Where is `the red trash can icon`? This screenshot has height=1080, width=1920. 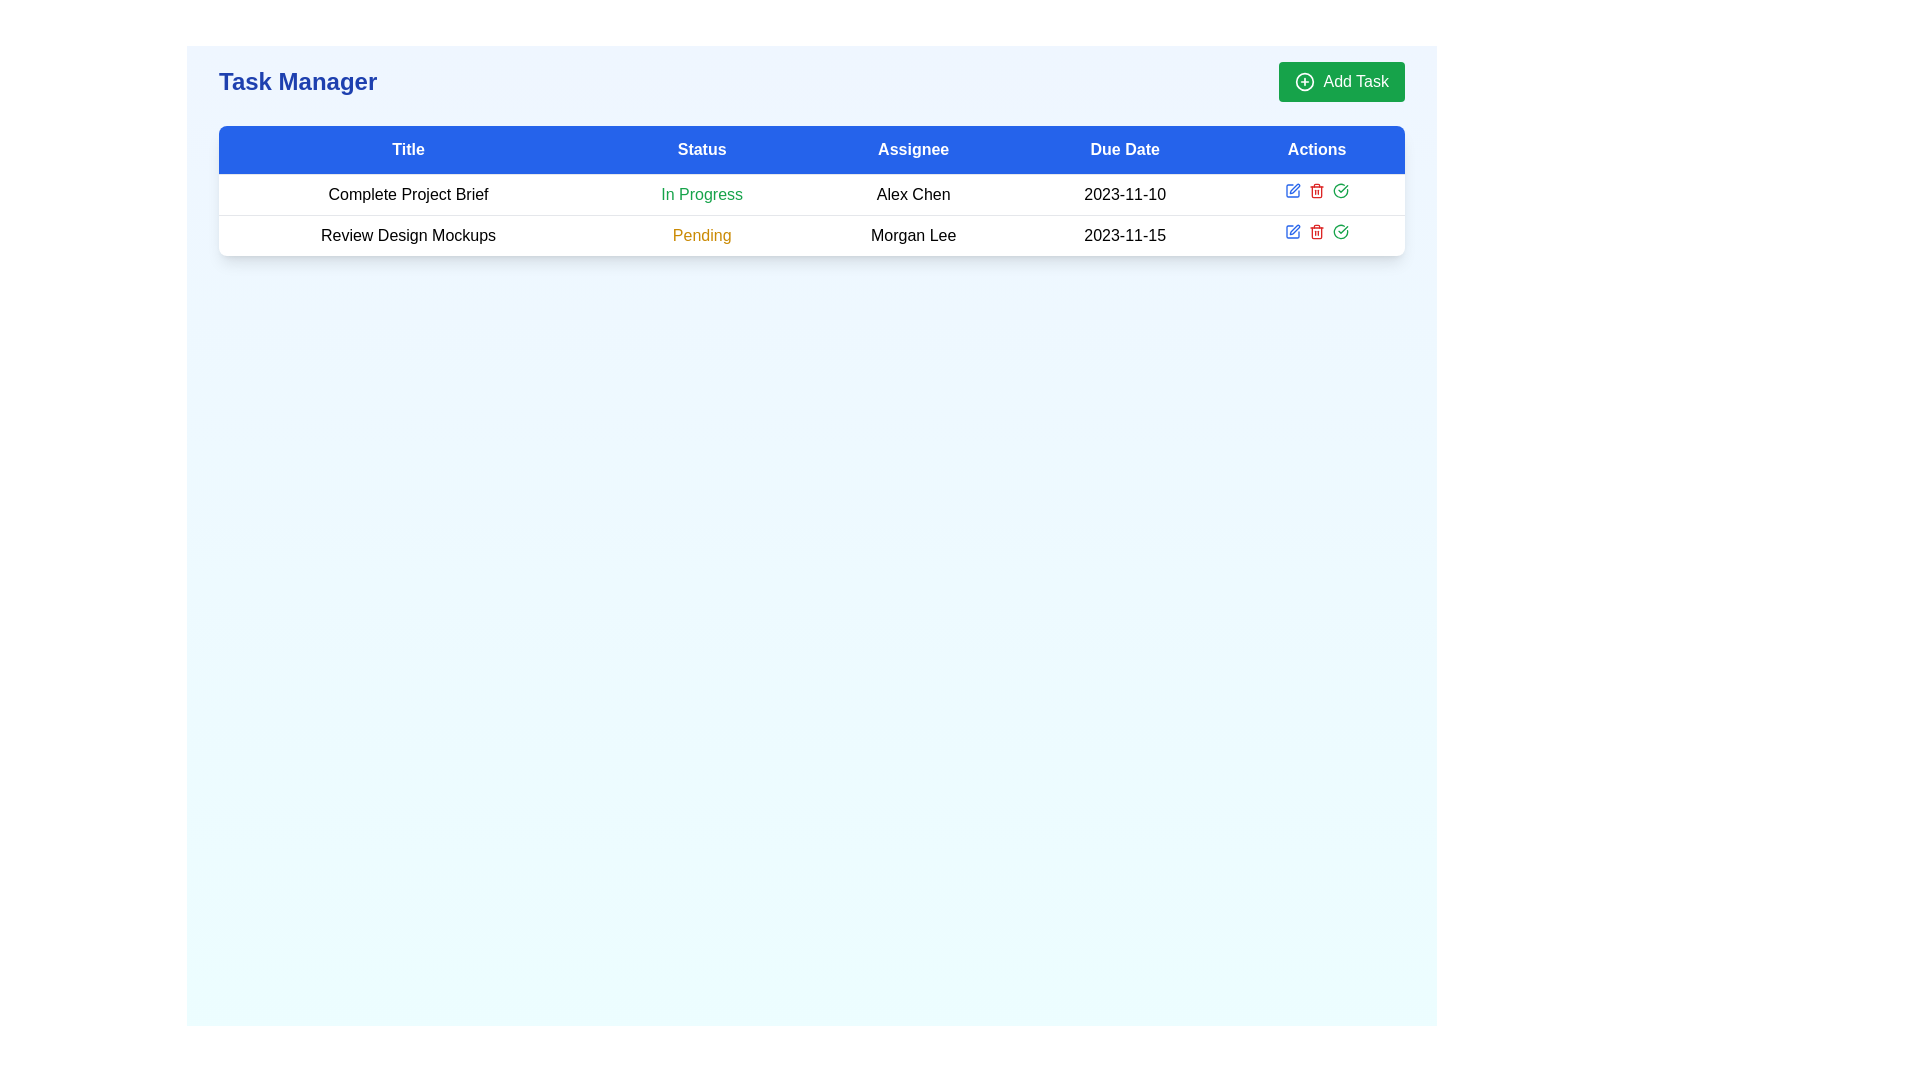 the red trash can icon is located at coordinates (1317, 191).